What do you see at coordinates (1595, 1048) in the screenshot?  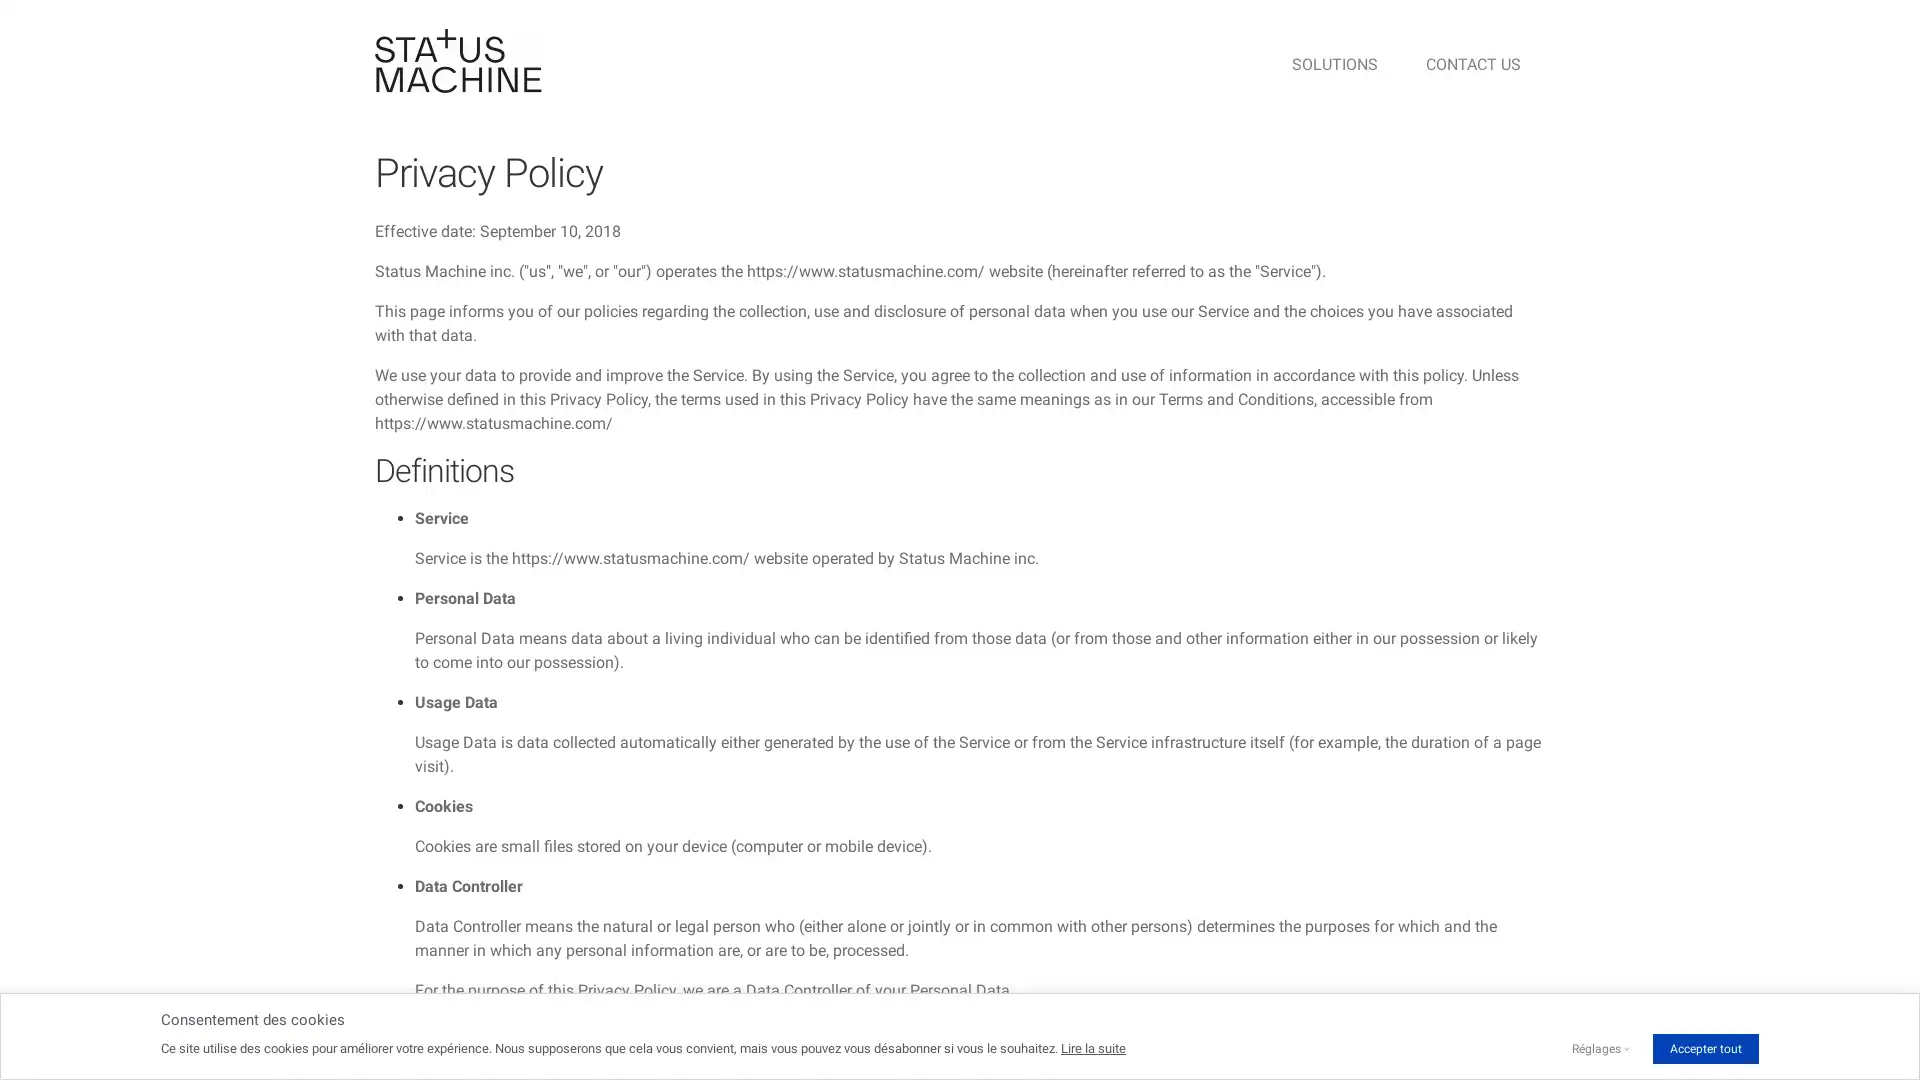 I see `Reglages` at bounding box center [1595, 1048].